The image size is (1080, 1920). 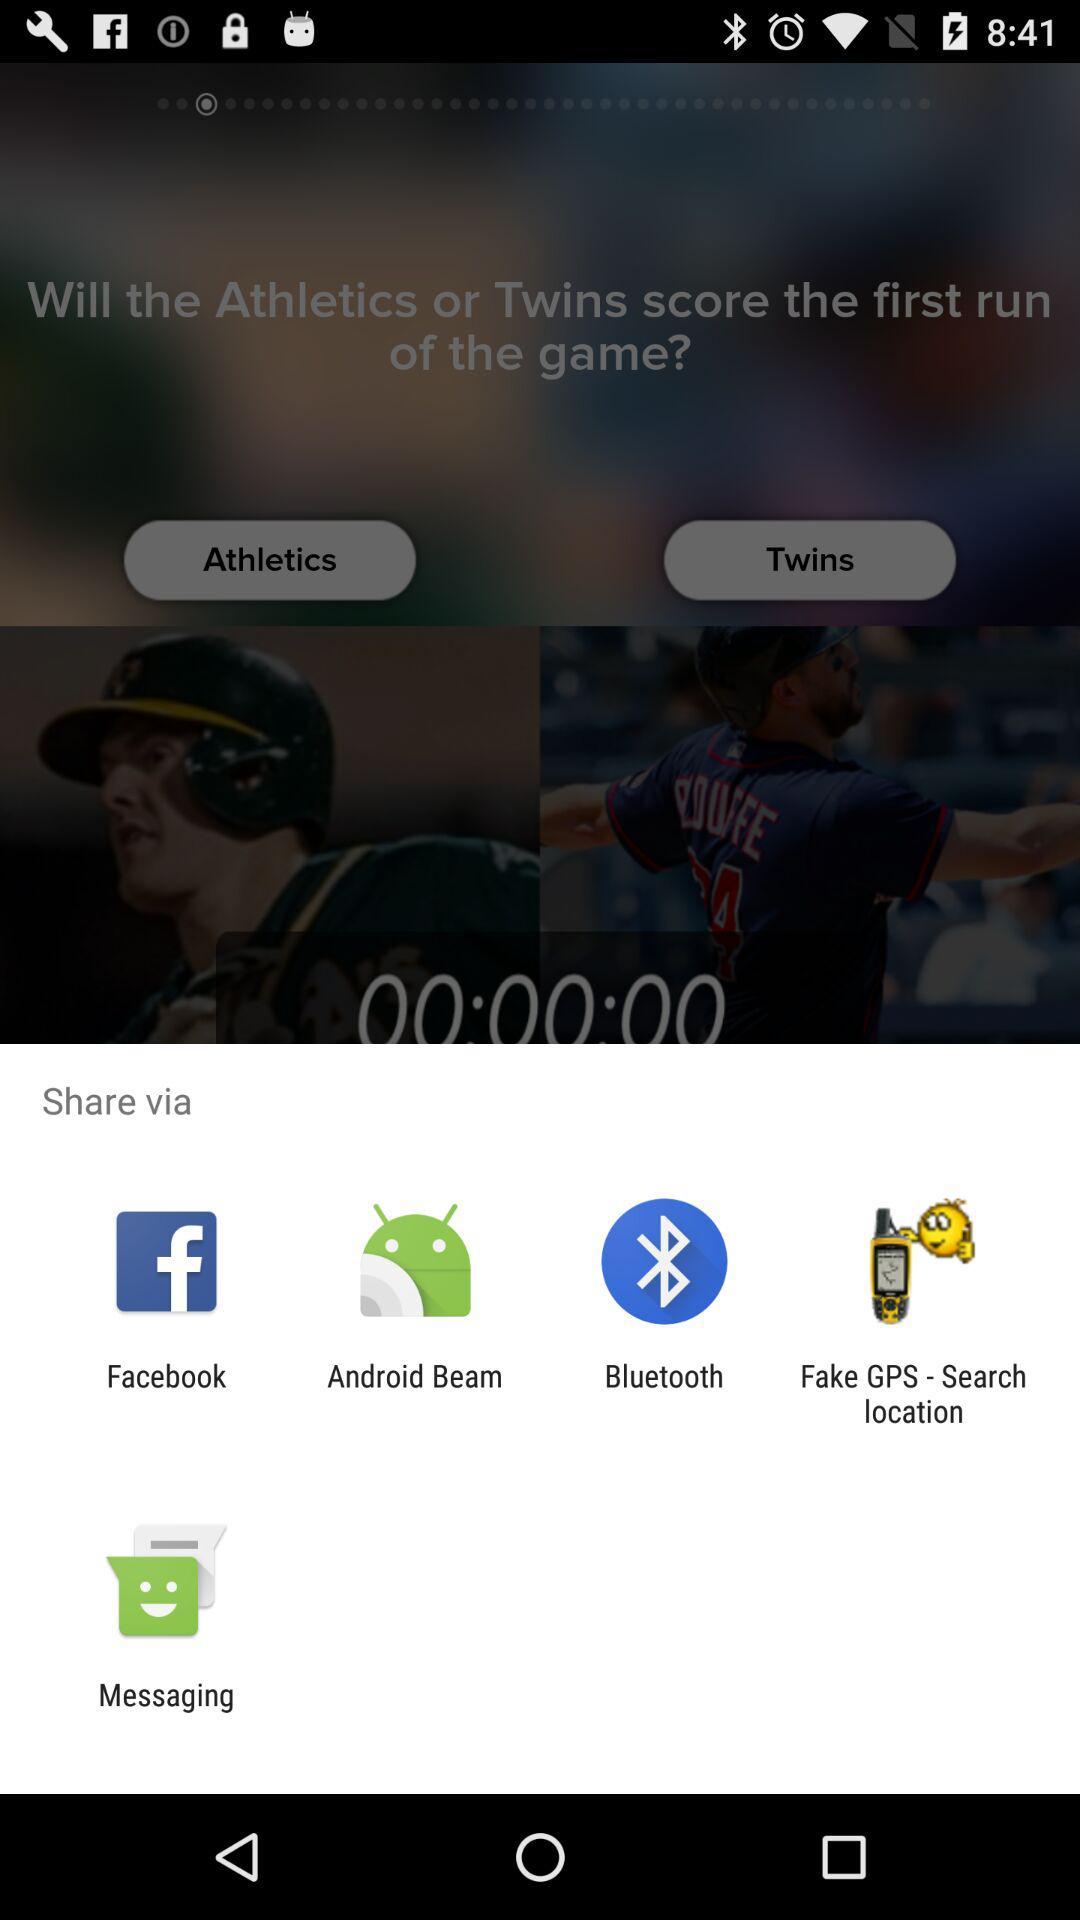 I want to click on messaging, so click(x=165, y=1711).